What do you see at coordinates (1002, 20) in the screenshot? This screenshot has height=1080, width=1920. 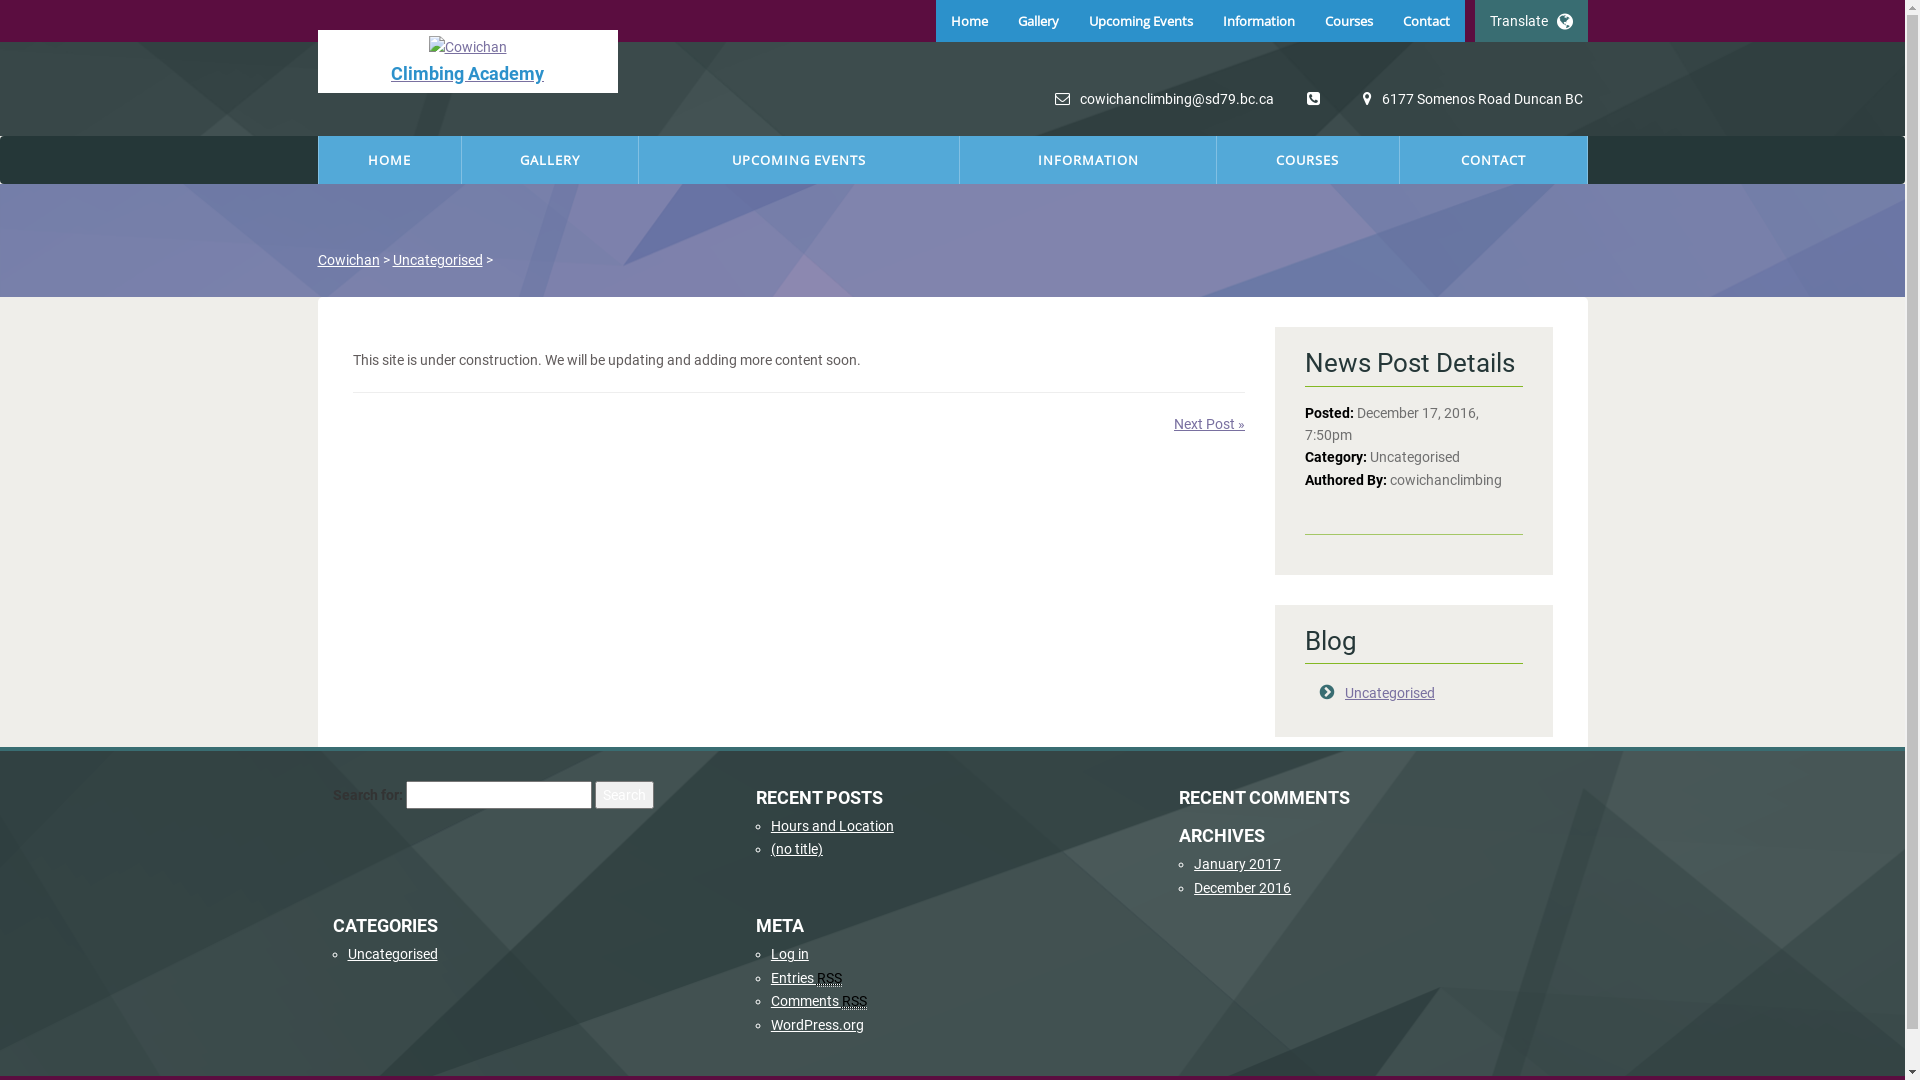 I see `'Gallery'` at bounding box center [1002, 20].